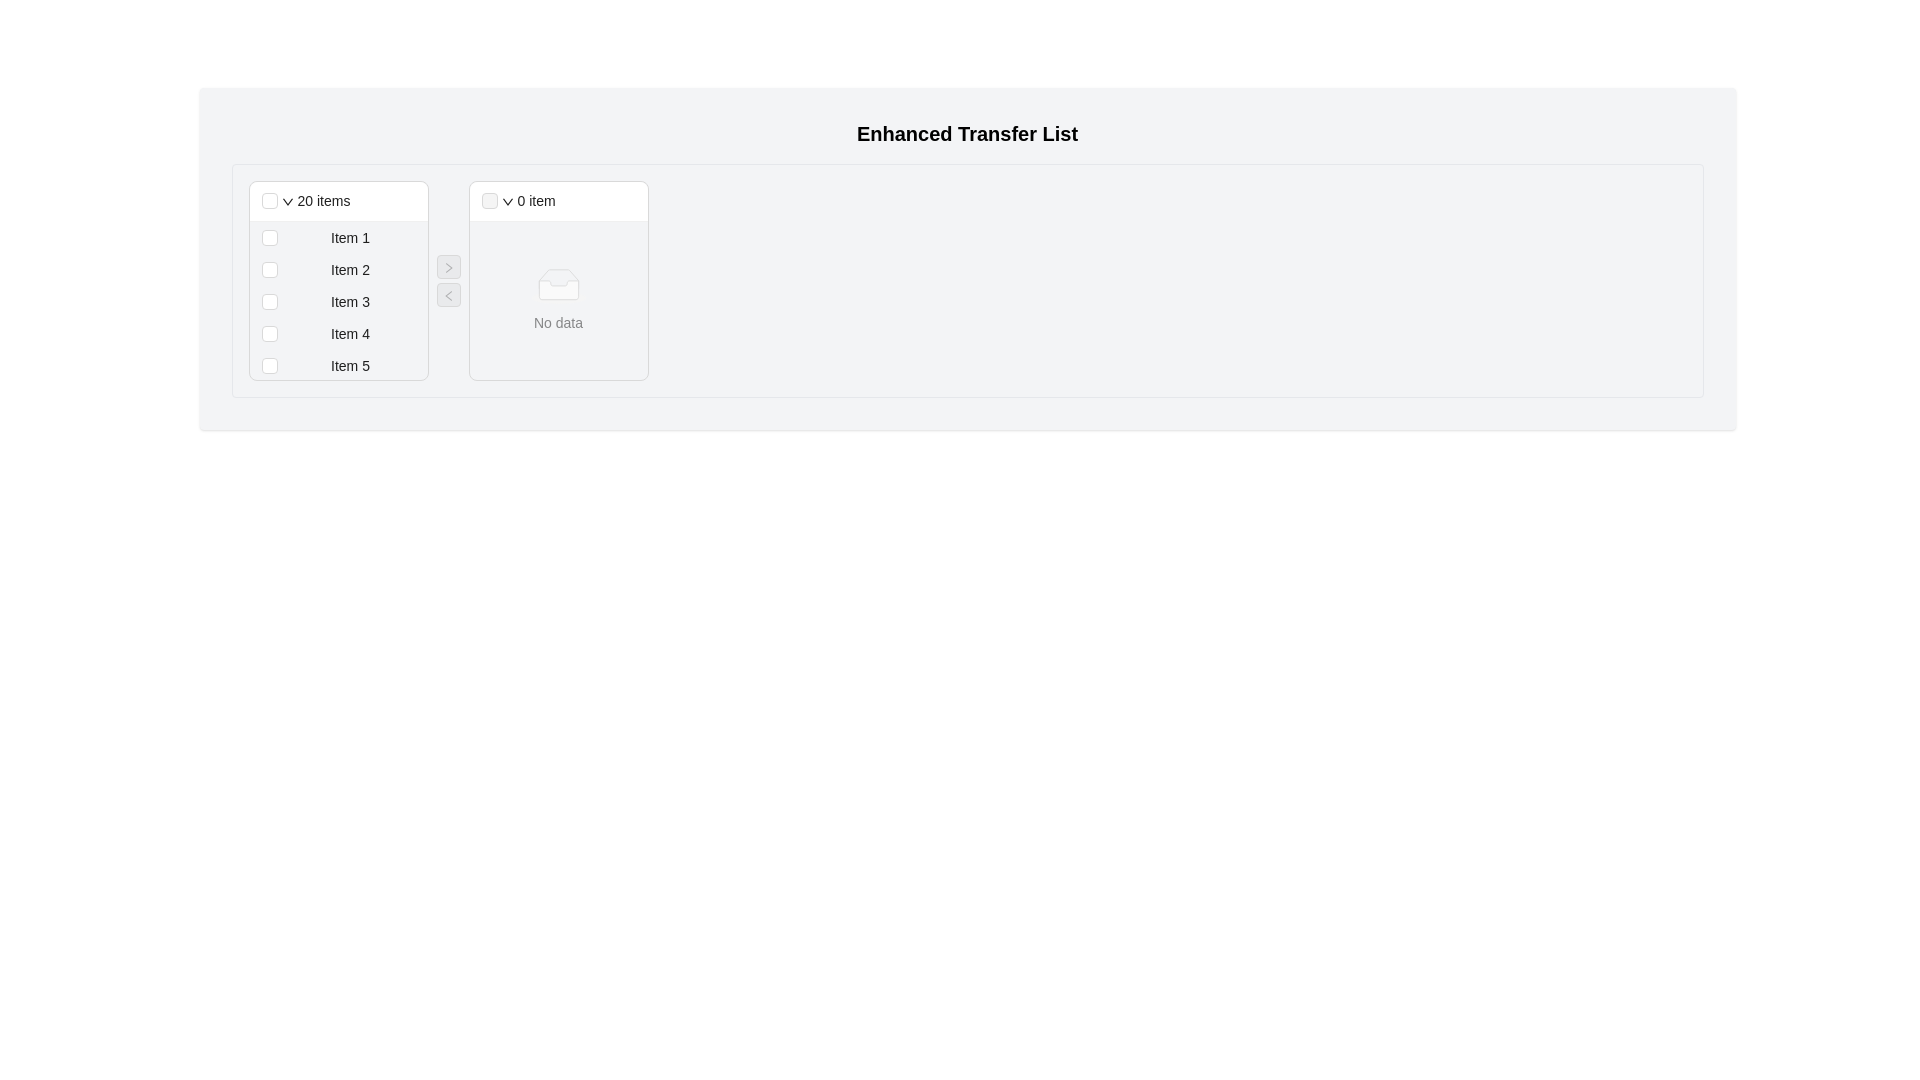 The image size is (1920, 1080). What do you see at coordinates (338, 237) in the screenshot?
I see `the first checkbox item in the left panel's transfer list` at bounding box center [338, 237].